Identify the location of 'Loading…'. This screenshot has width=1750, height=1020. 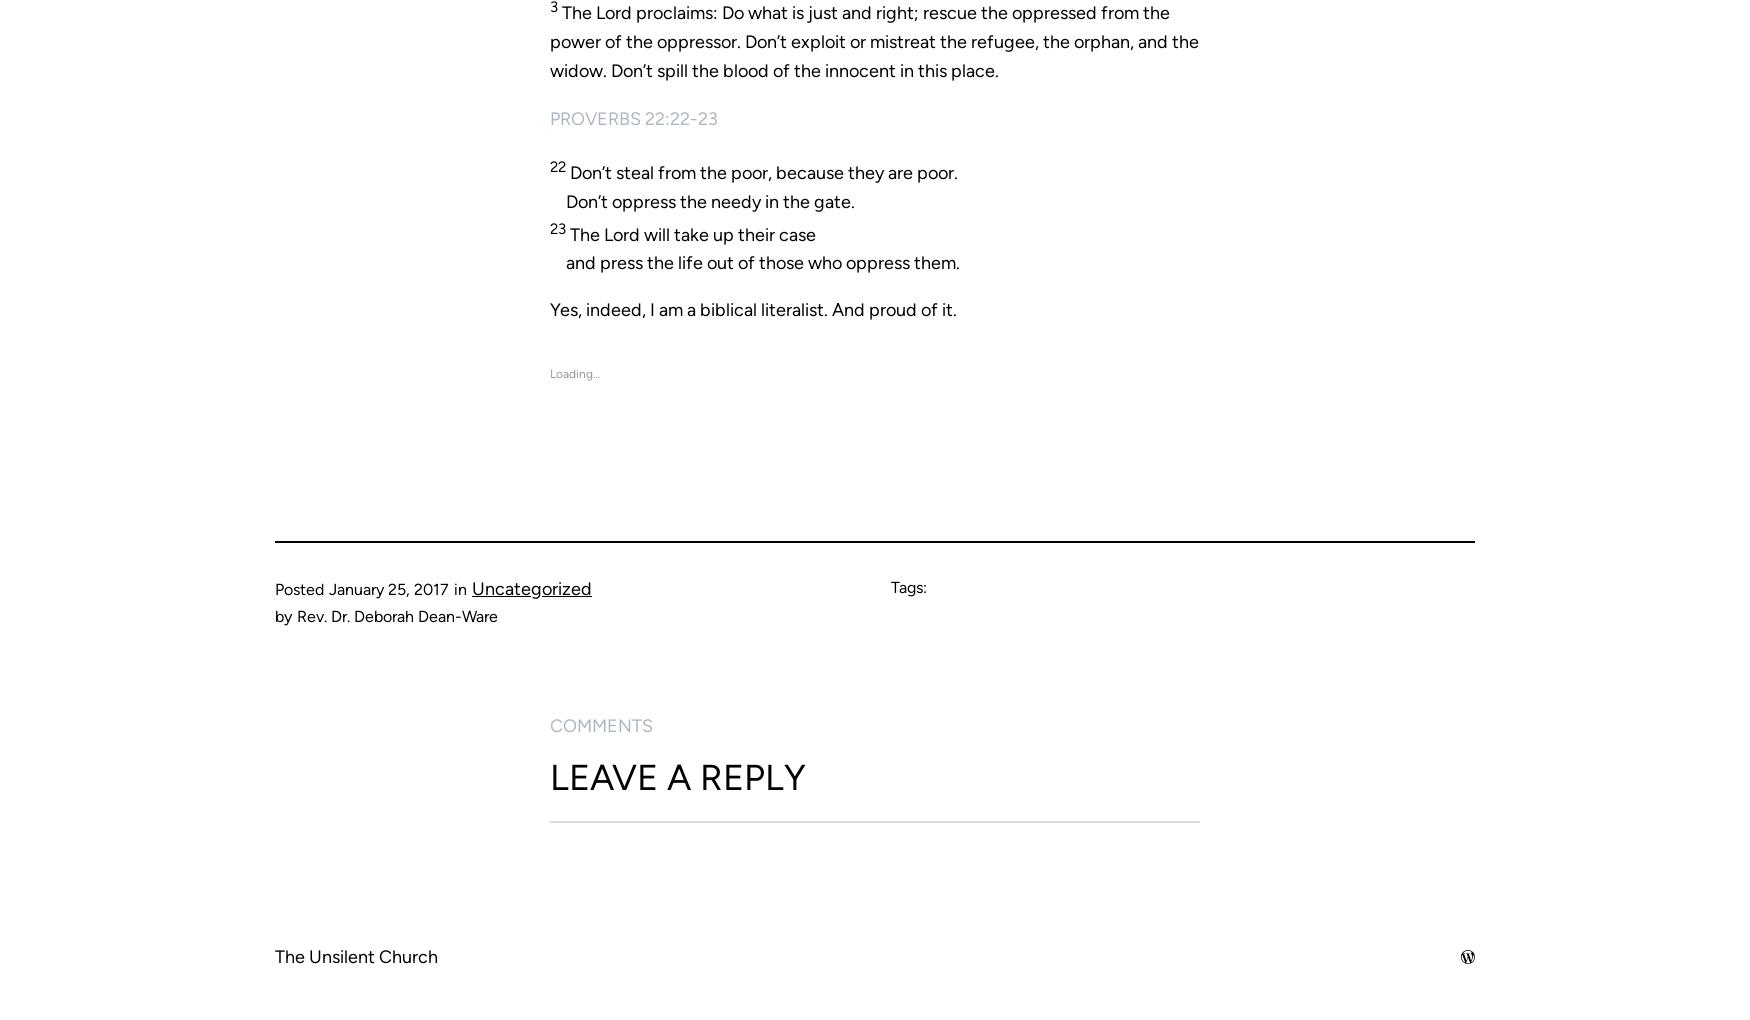
(575, 372).